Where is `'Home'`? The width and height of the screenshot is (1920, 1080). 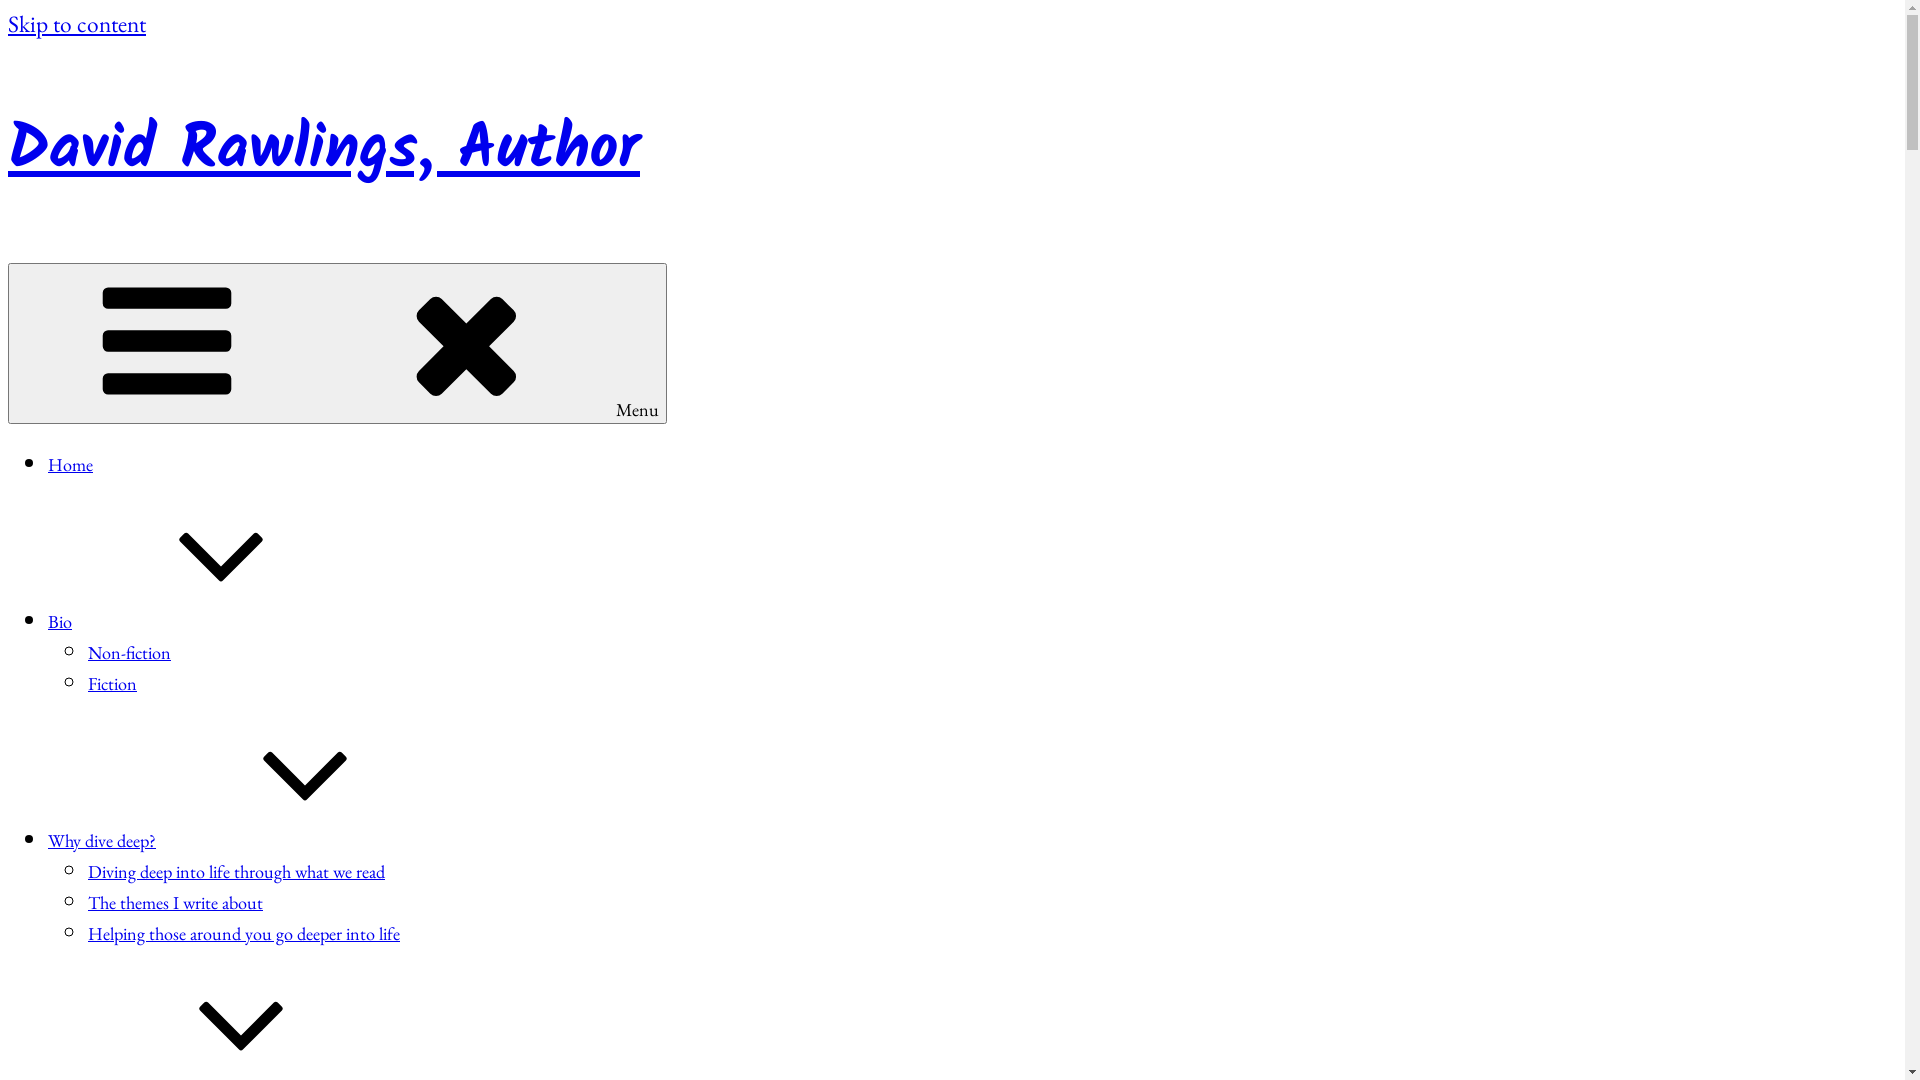 'Home' is located at coordinates (70, 464).